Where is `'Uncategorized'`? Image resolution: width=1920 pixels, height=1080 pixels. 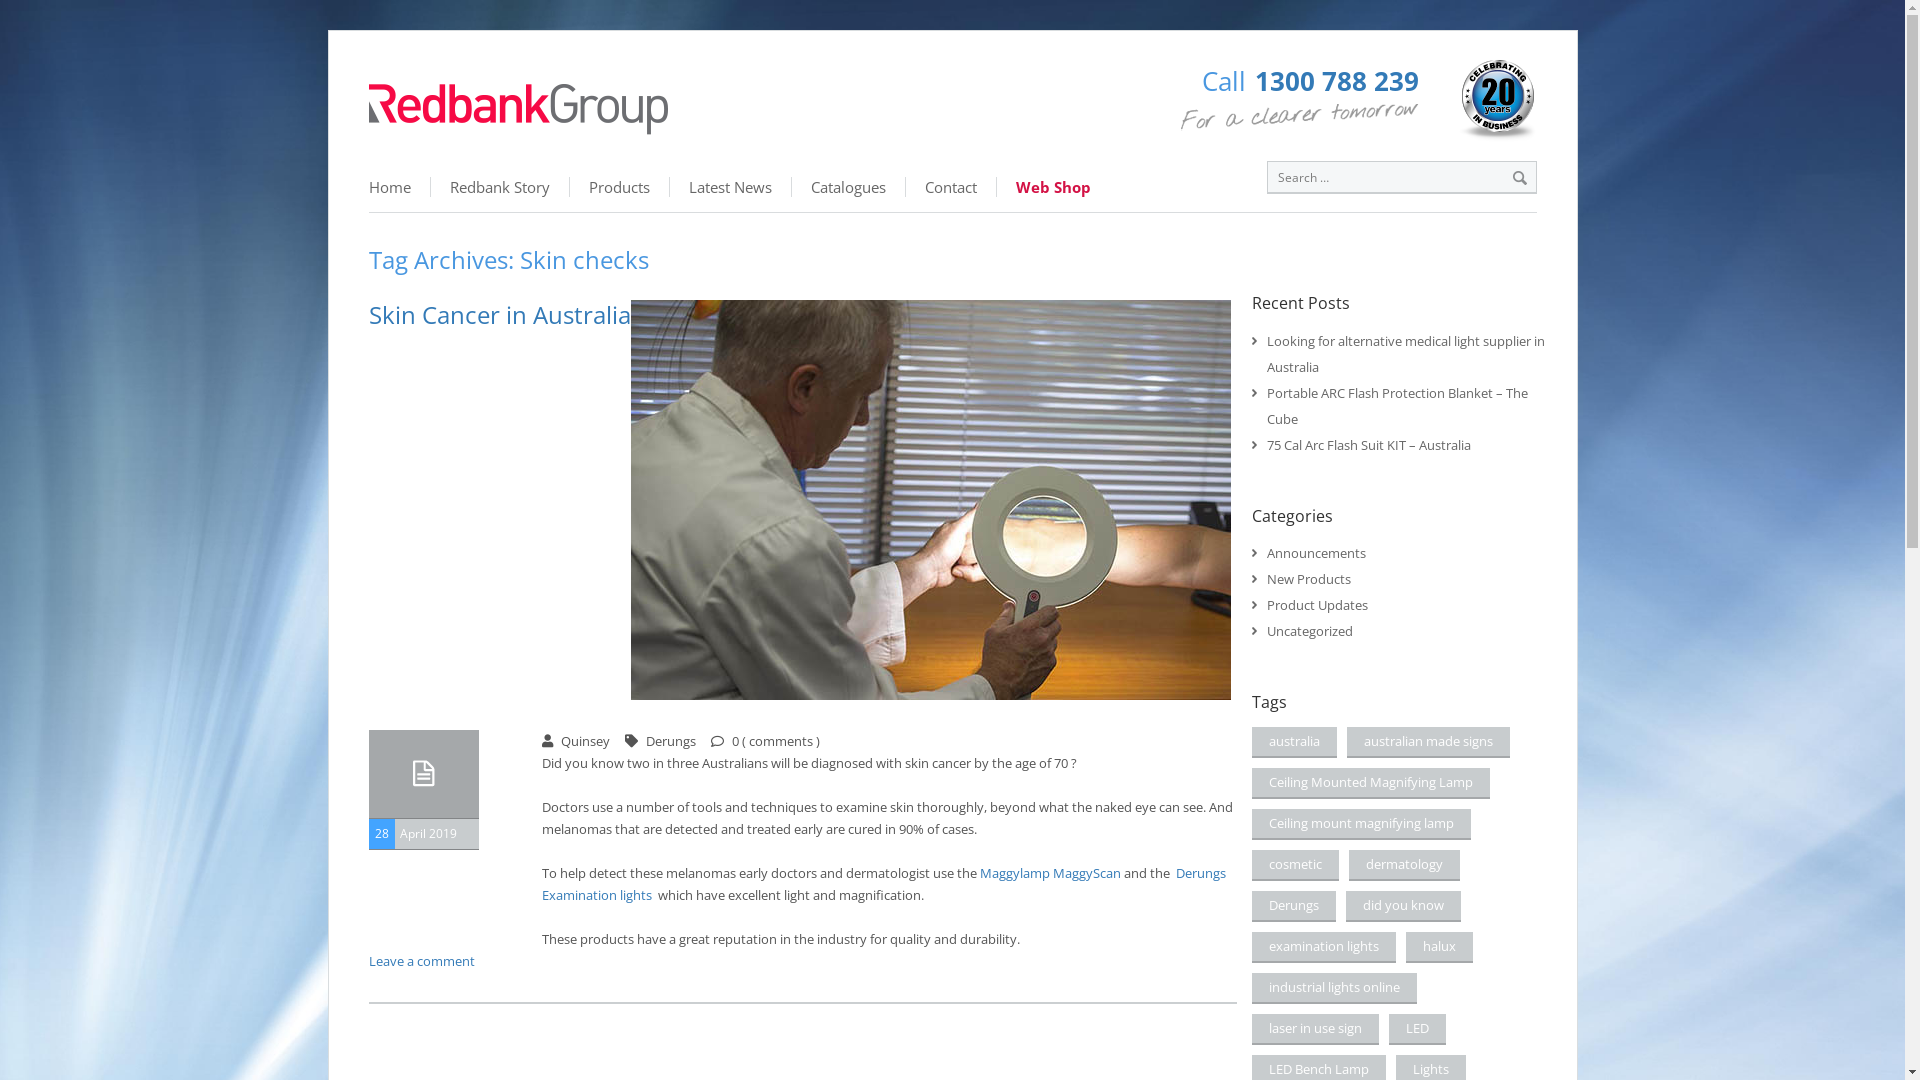
'Uncategorized' is located at coordinates (1310, 631).